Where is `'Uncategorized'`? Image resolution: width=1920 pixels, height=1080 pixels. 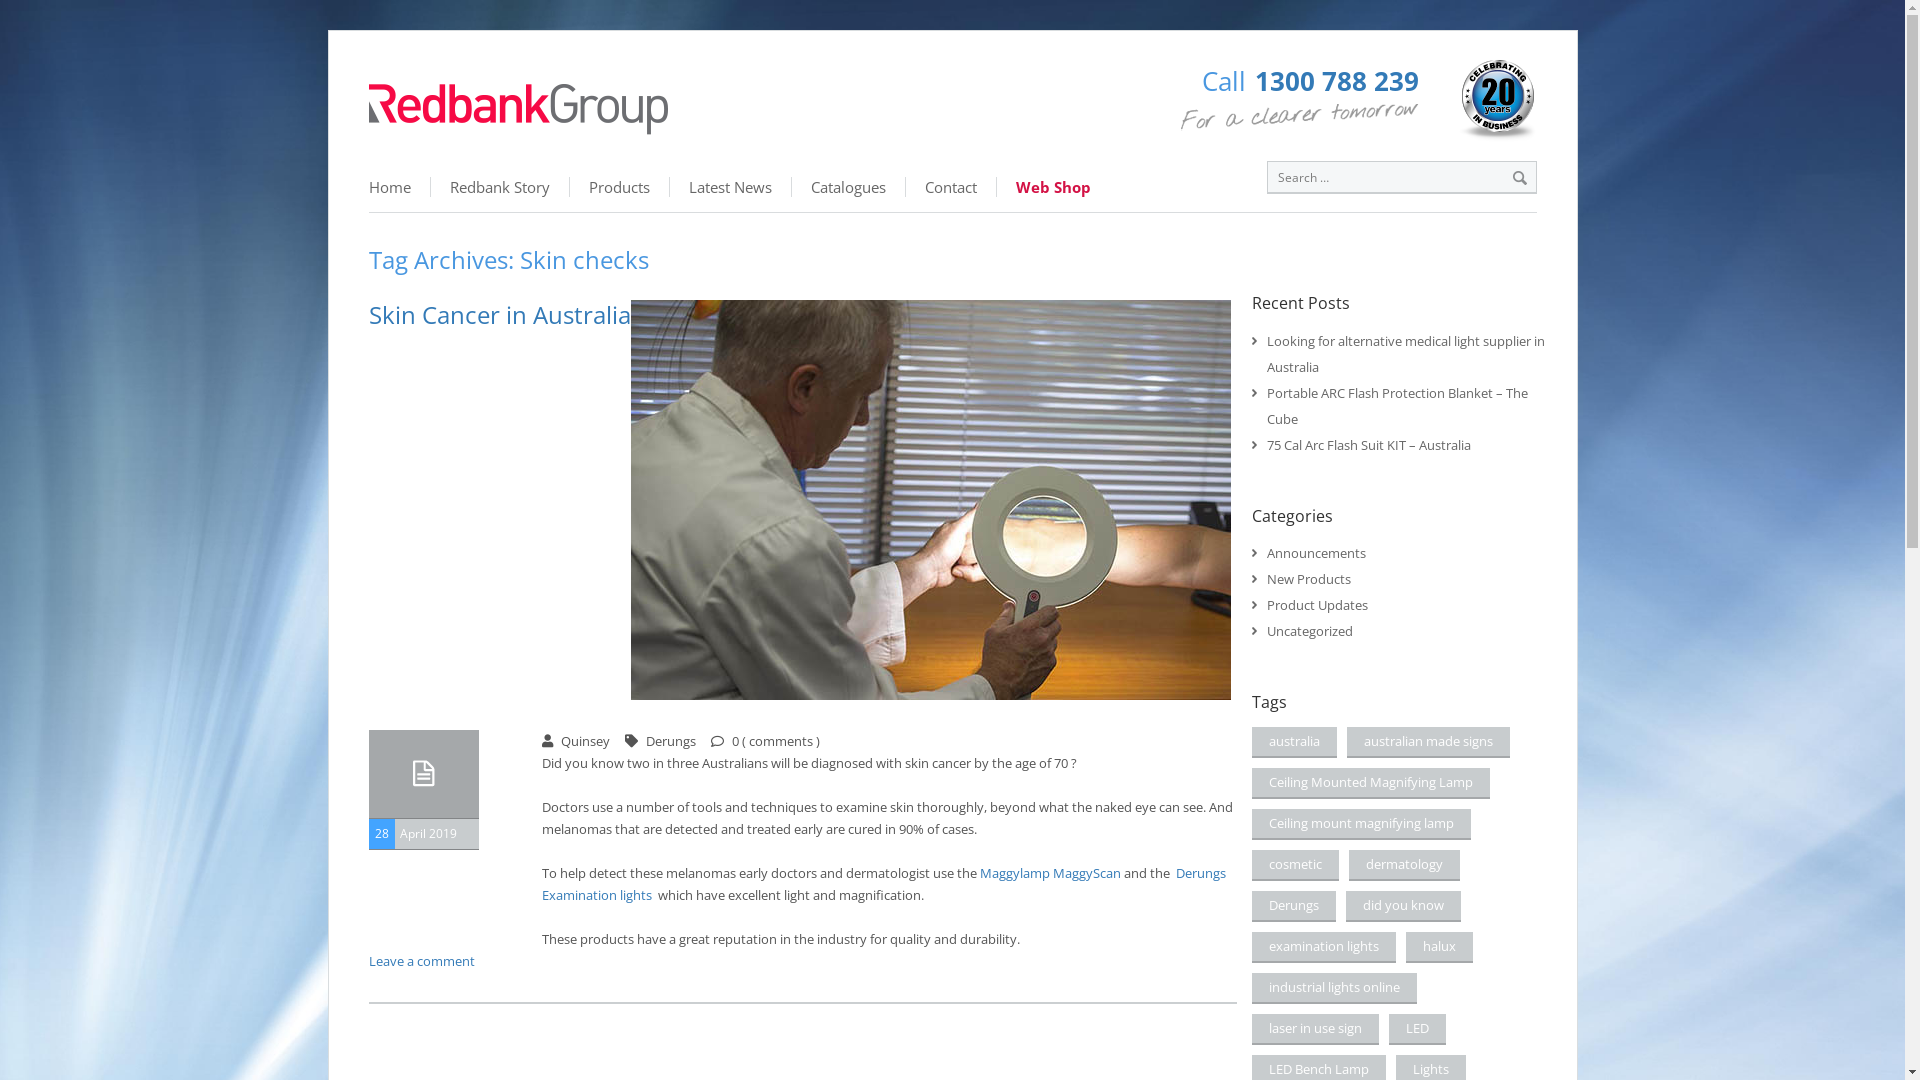
'Uncategorized' is located at coordinates (1310, 631).